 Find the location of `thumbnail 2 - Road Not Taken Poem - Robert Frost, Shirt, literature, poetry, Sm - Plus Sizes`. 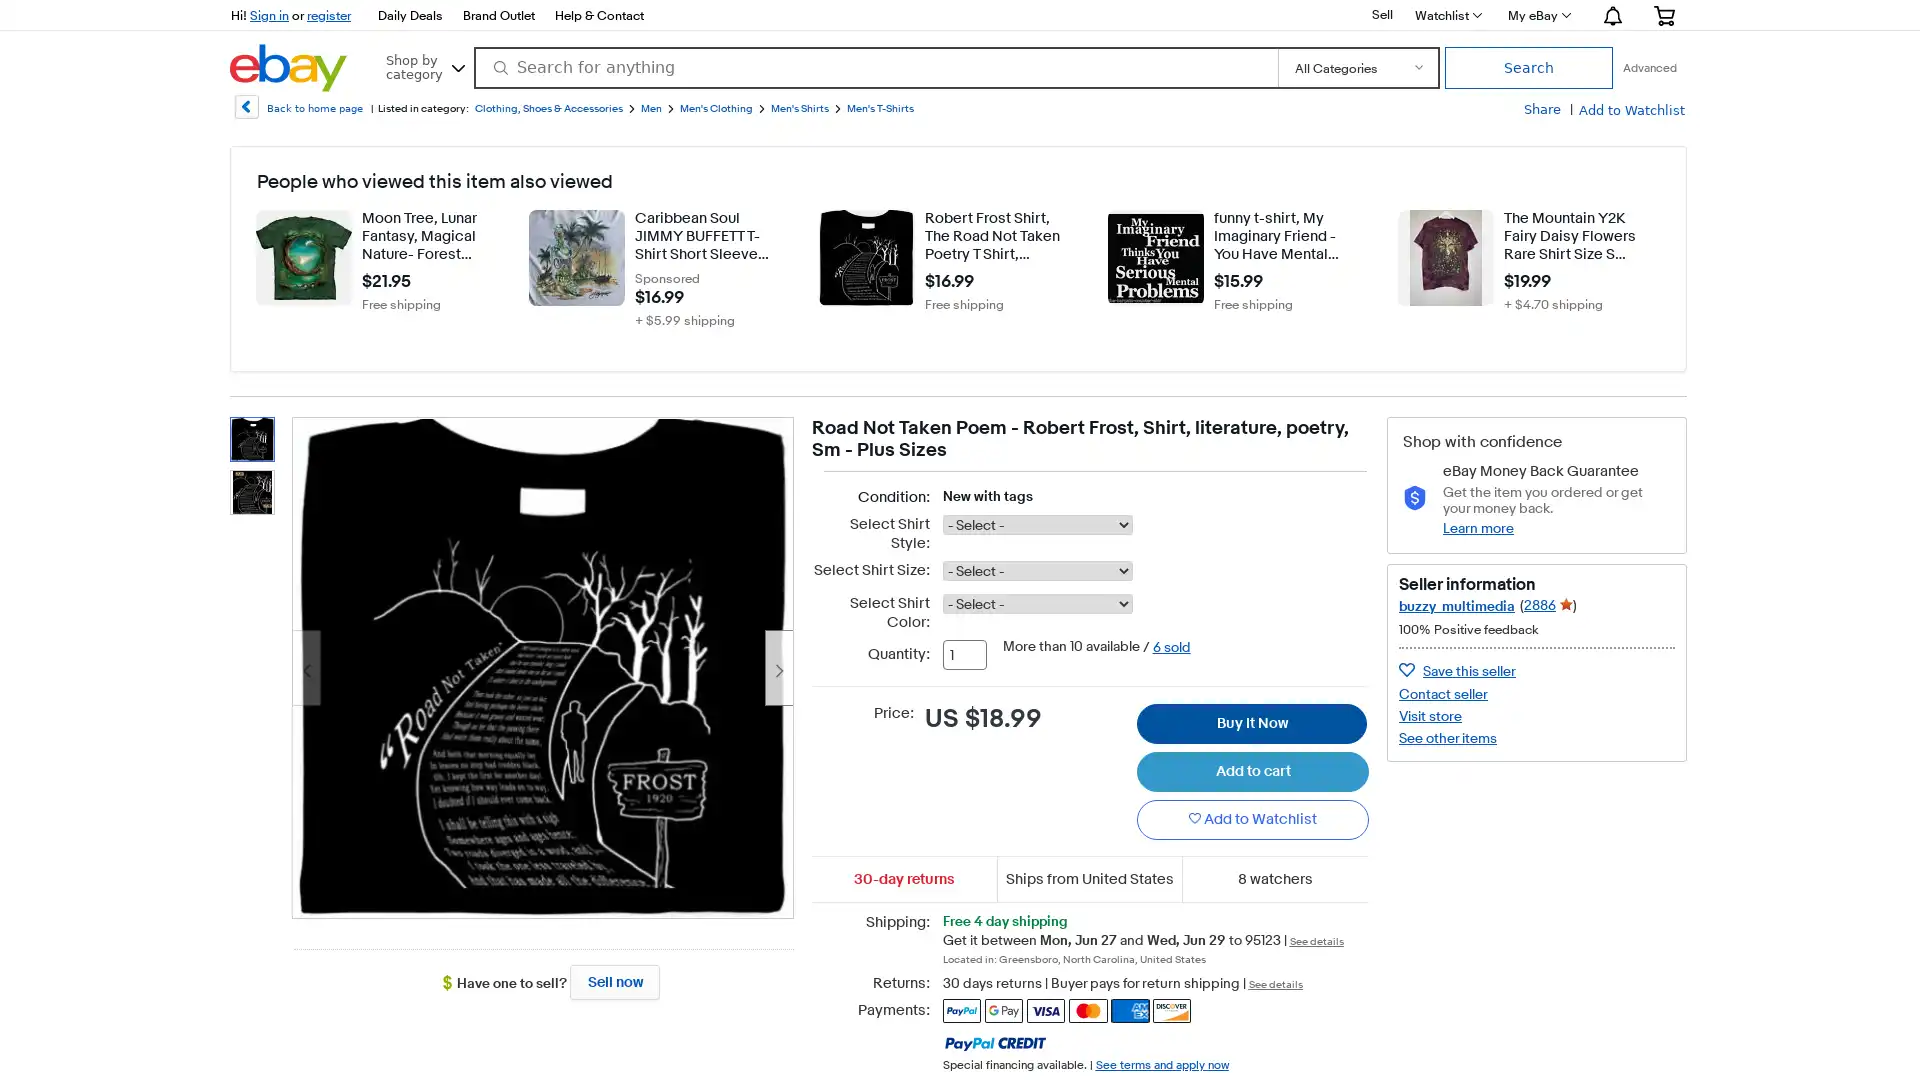

thumbnail 2 - Road Not Taken Poem - Robert Frost, Shirt, literature, poetry, Sm - Plus Sizes is located at coordinates (251, 492).